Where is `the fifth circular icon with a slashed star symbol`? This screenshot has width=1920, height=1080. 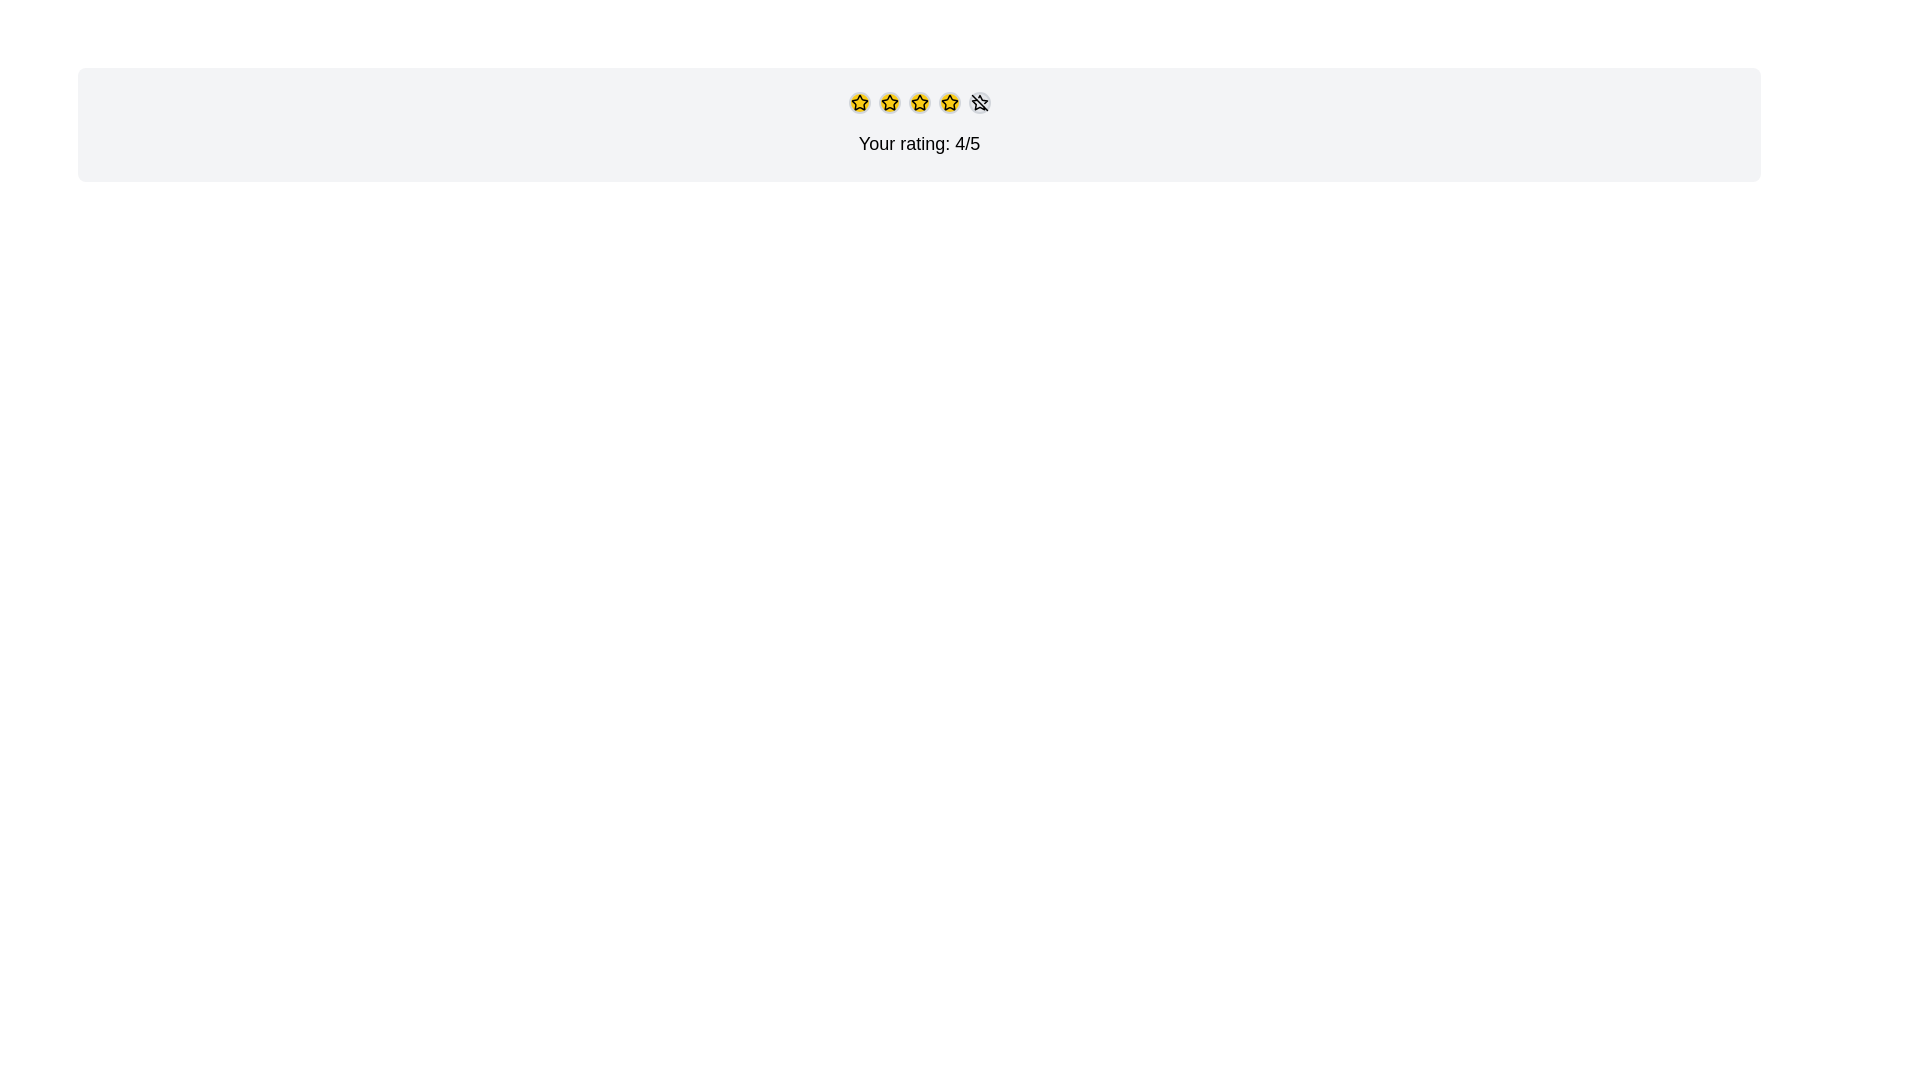
the fifth circular icon with a slashed star symbol is located at coordinates (979, 103).